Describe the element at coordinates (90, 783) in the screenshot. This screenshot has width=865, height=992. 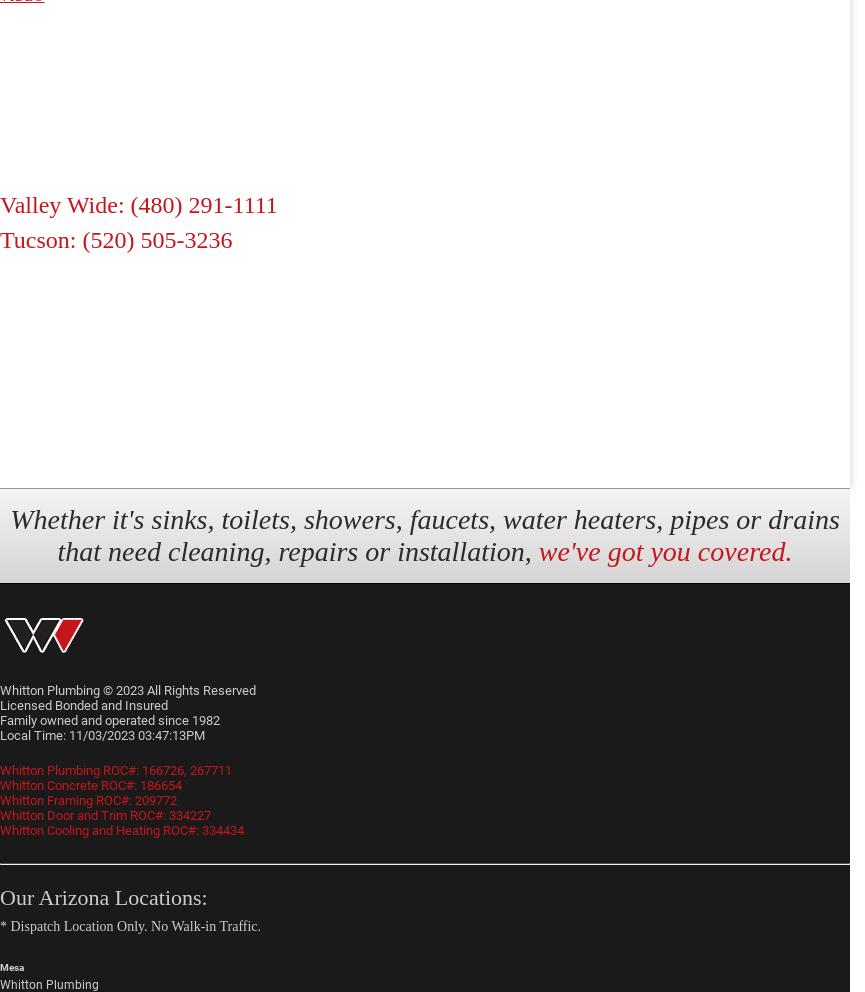
I see `'Whitton Concrete ROC#: 186654'` at that location.